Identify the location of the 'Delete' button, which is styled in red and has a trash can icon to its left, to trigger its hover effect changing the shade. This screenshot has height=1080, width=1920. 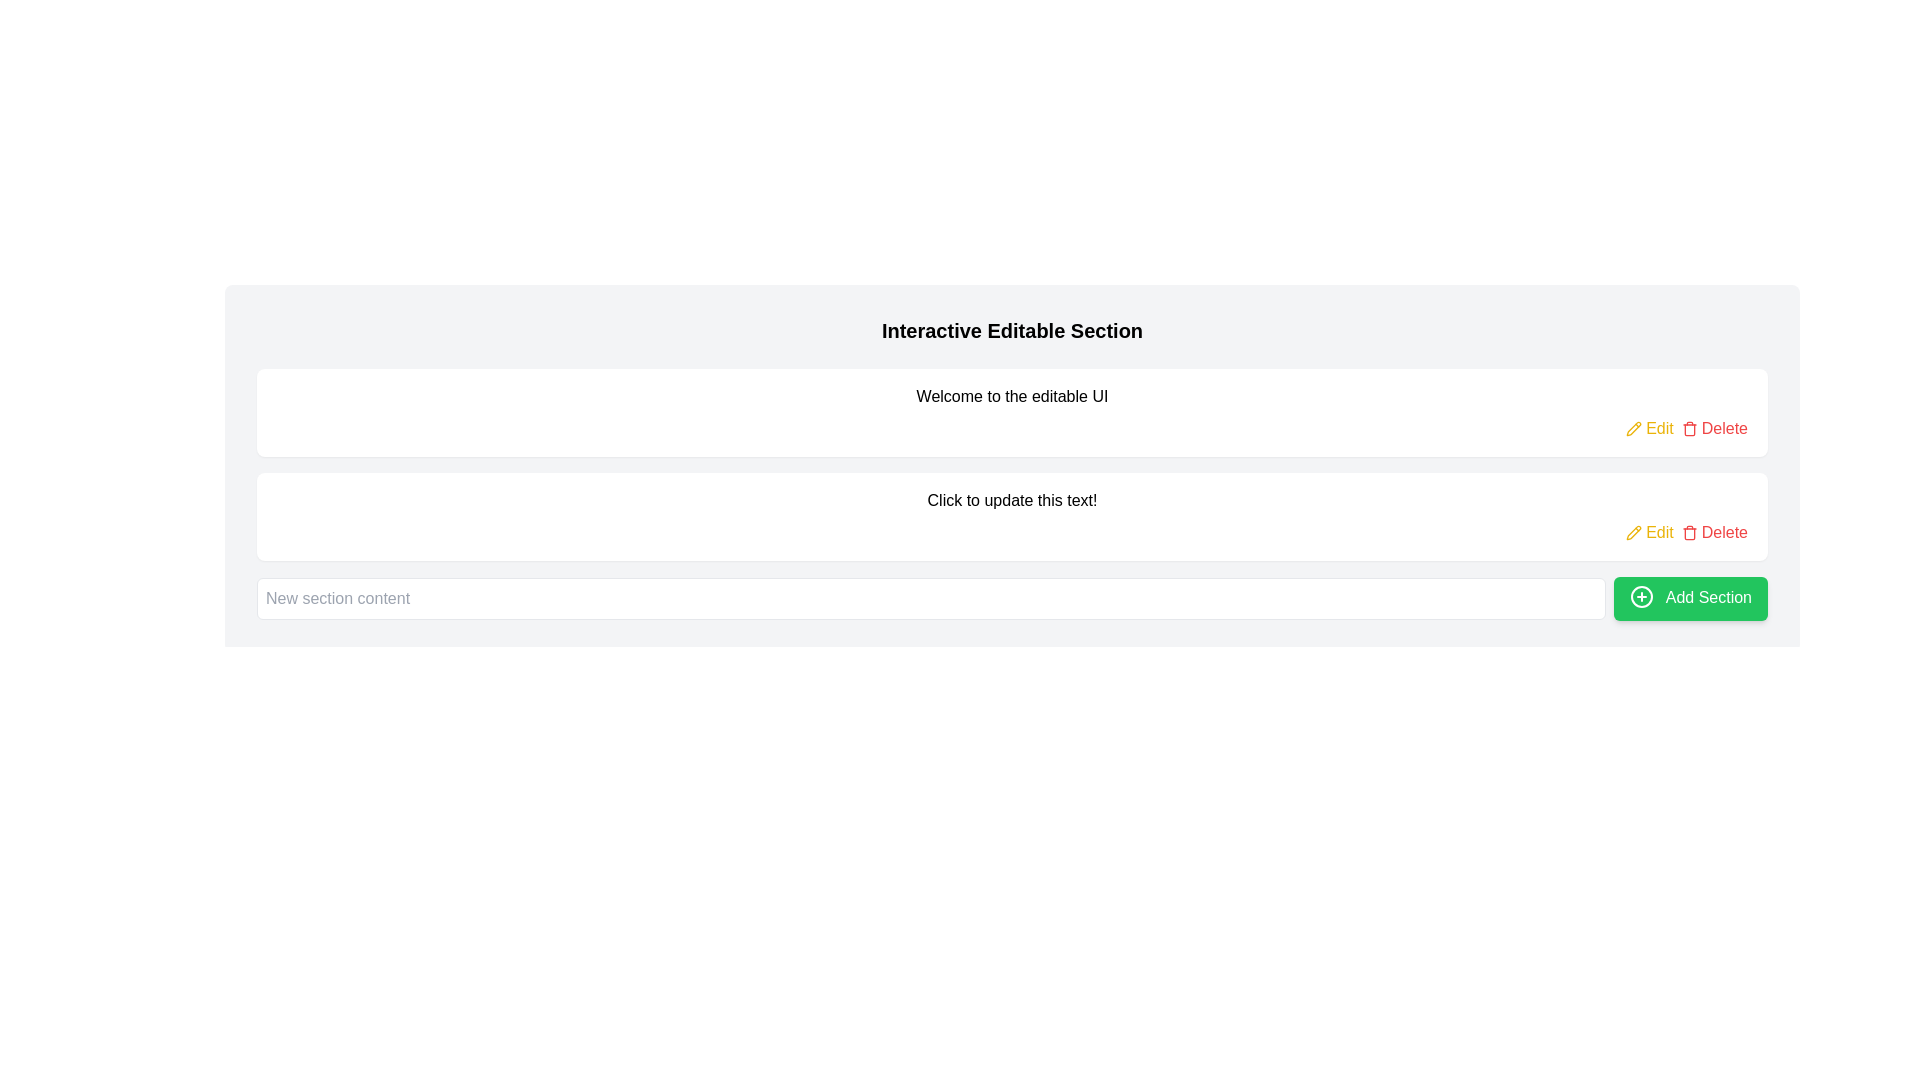
(1713, 427).